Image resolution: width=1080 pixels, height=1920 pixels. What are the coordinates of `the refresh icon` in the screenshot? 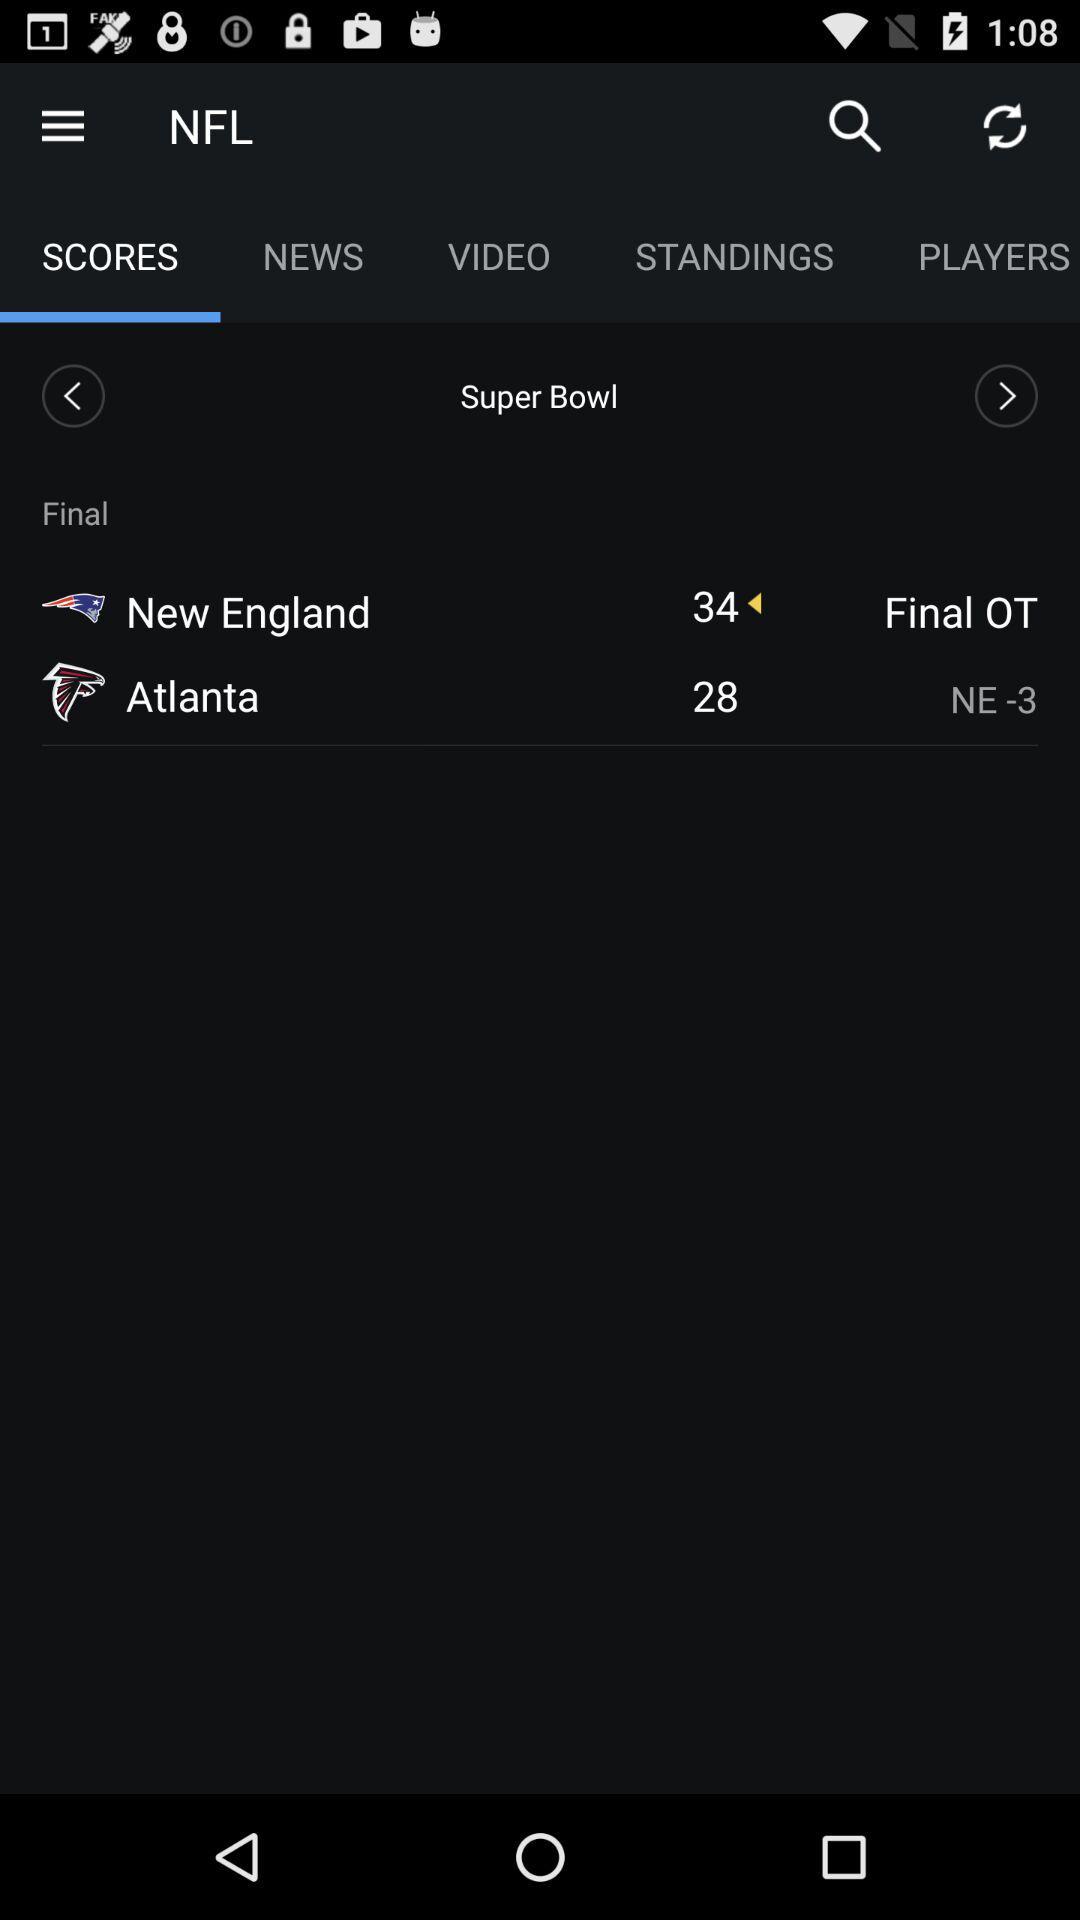 It's located at (1005, 133).